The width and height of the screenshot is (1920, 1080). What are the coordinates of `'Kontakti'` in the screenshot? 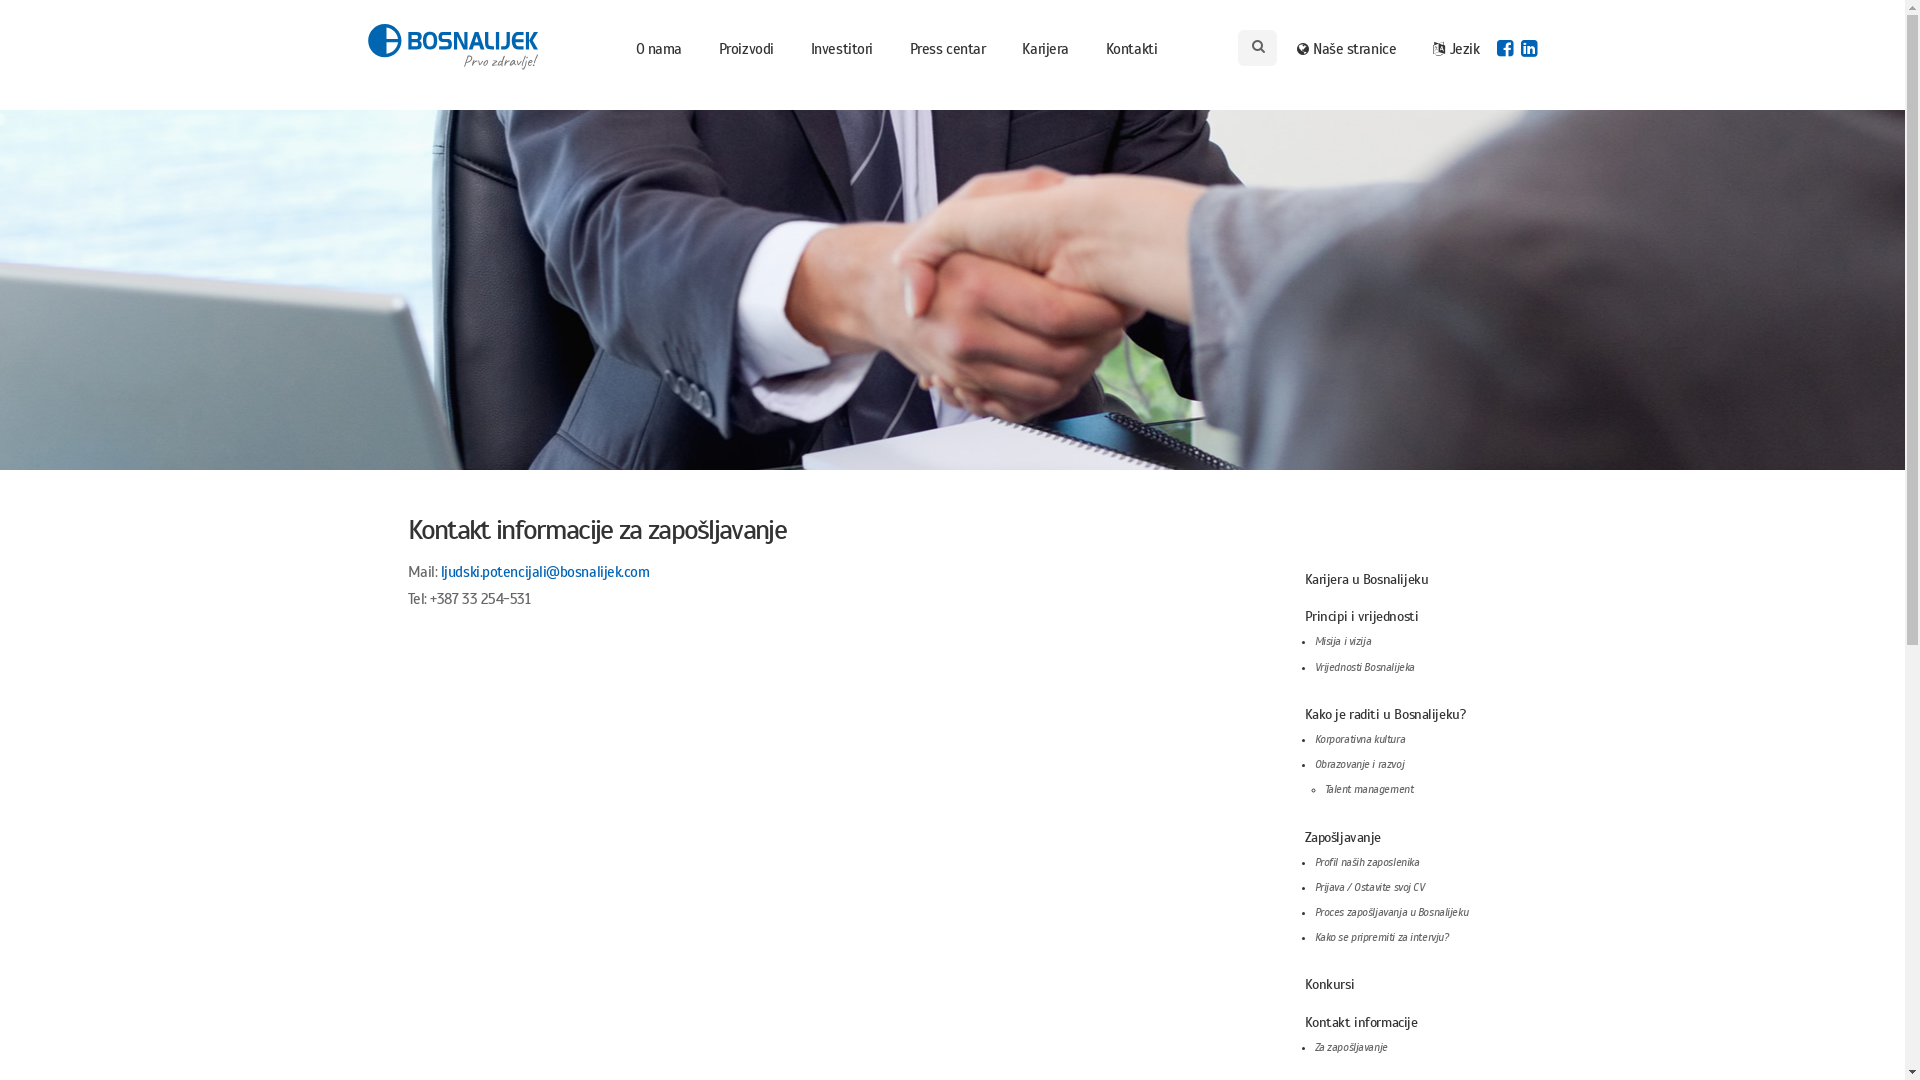 It's located at (1131, 48).